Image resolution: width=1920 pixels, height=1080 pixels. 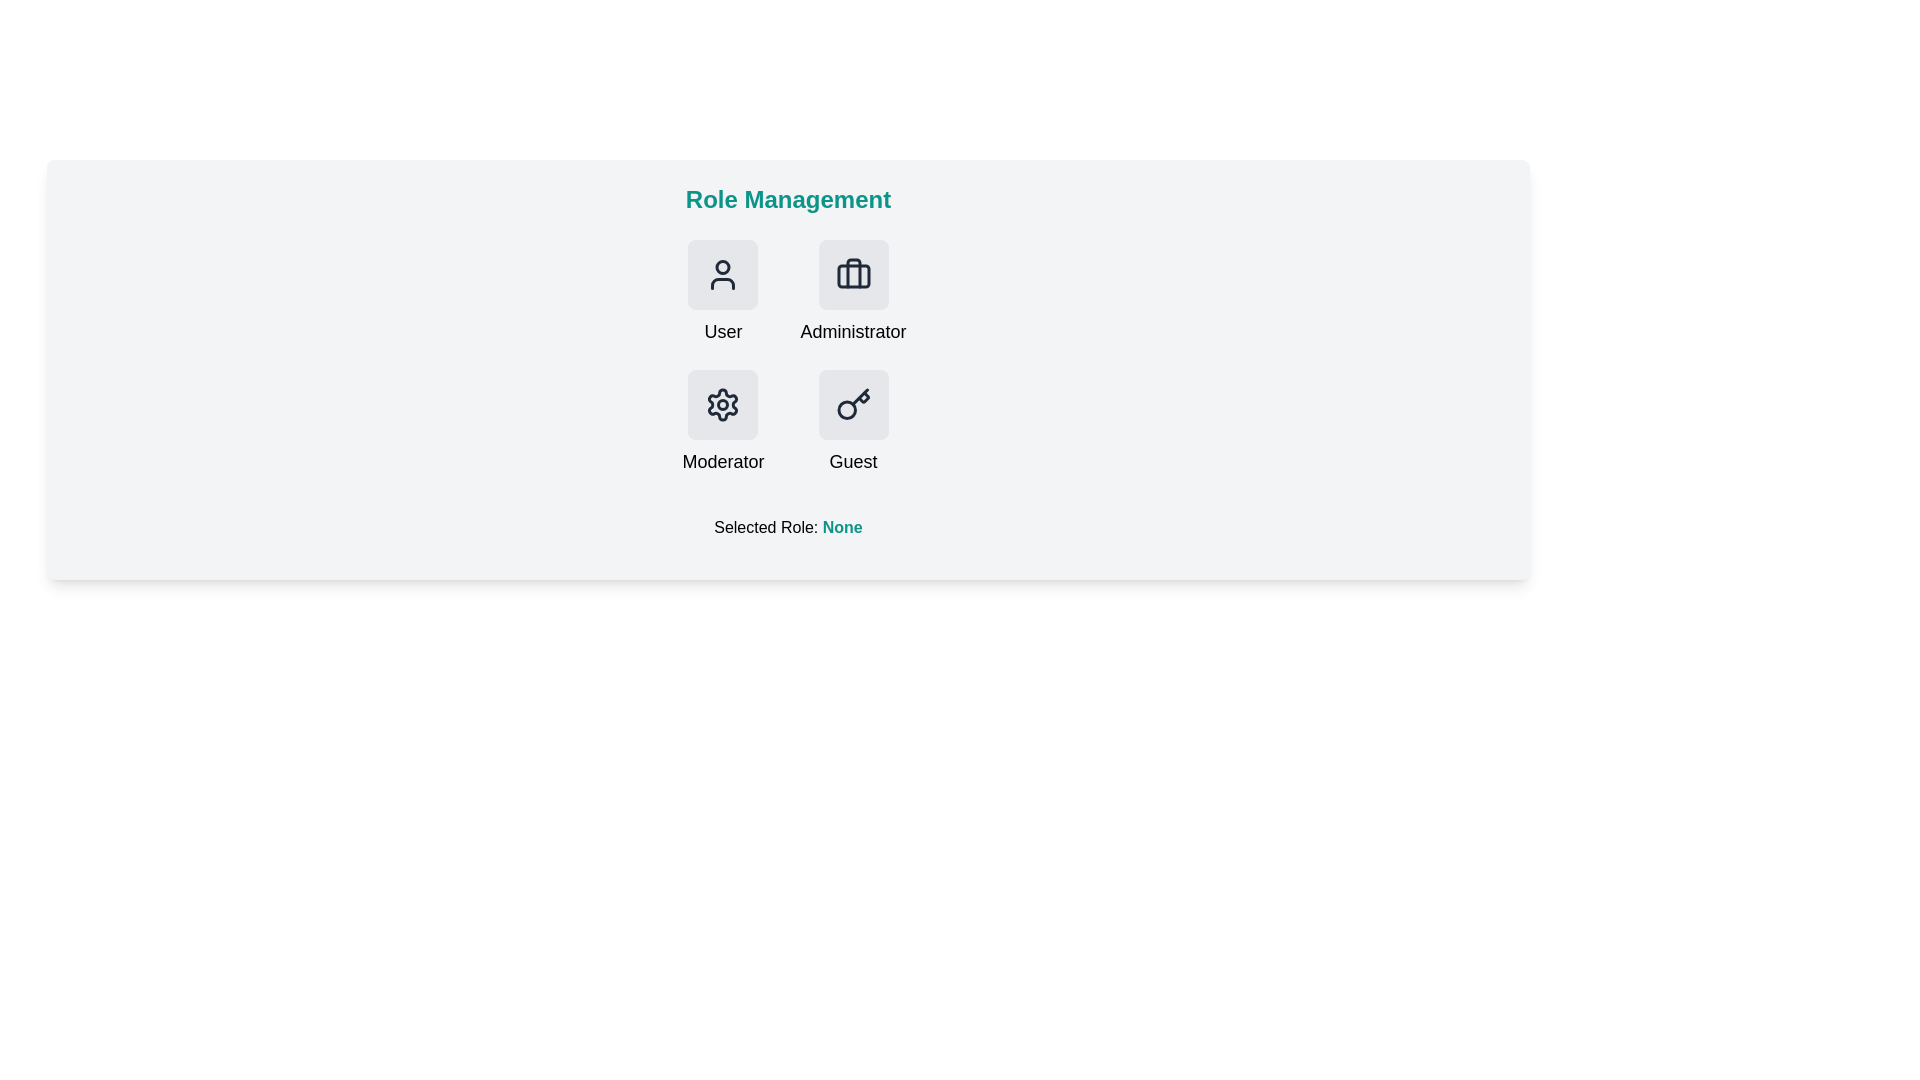 What do you see at coordinates (722, 405) in the screenshot?
I see `the decorative circle element within the gear icon, which signifies mechanical functionality in the settings-related interface` at bounding box center [722, 405].